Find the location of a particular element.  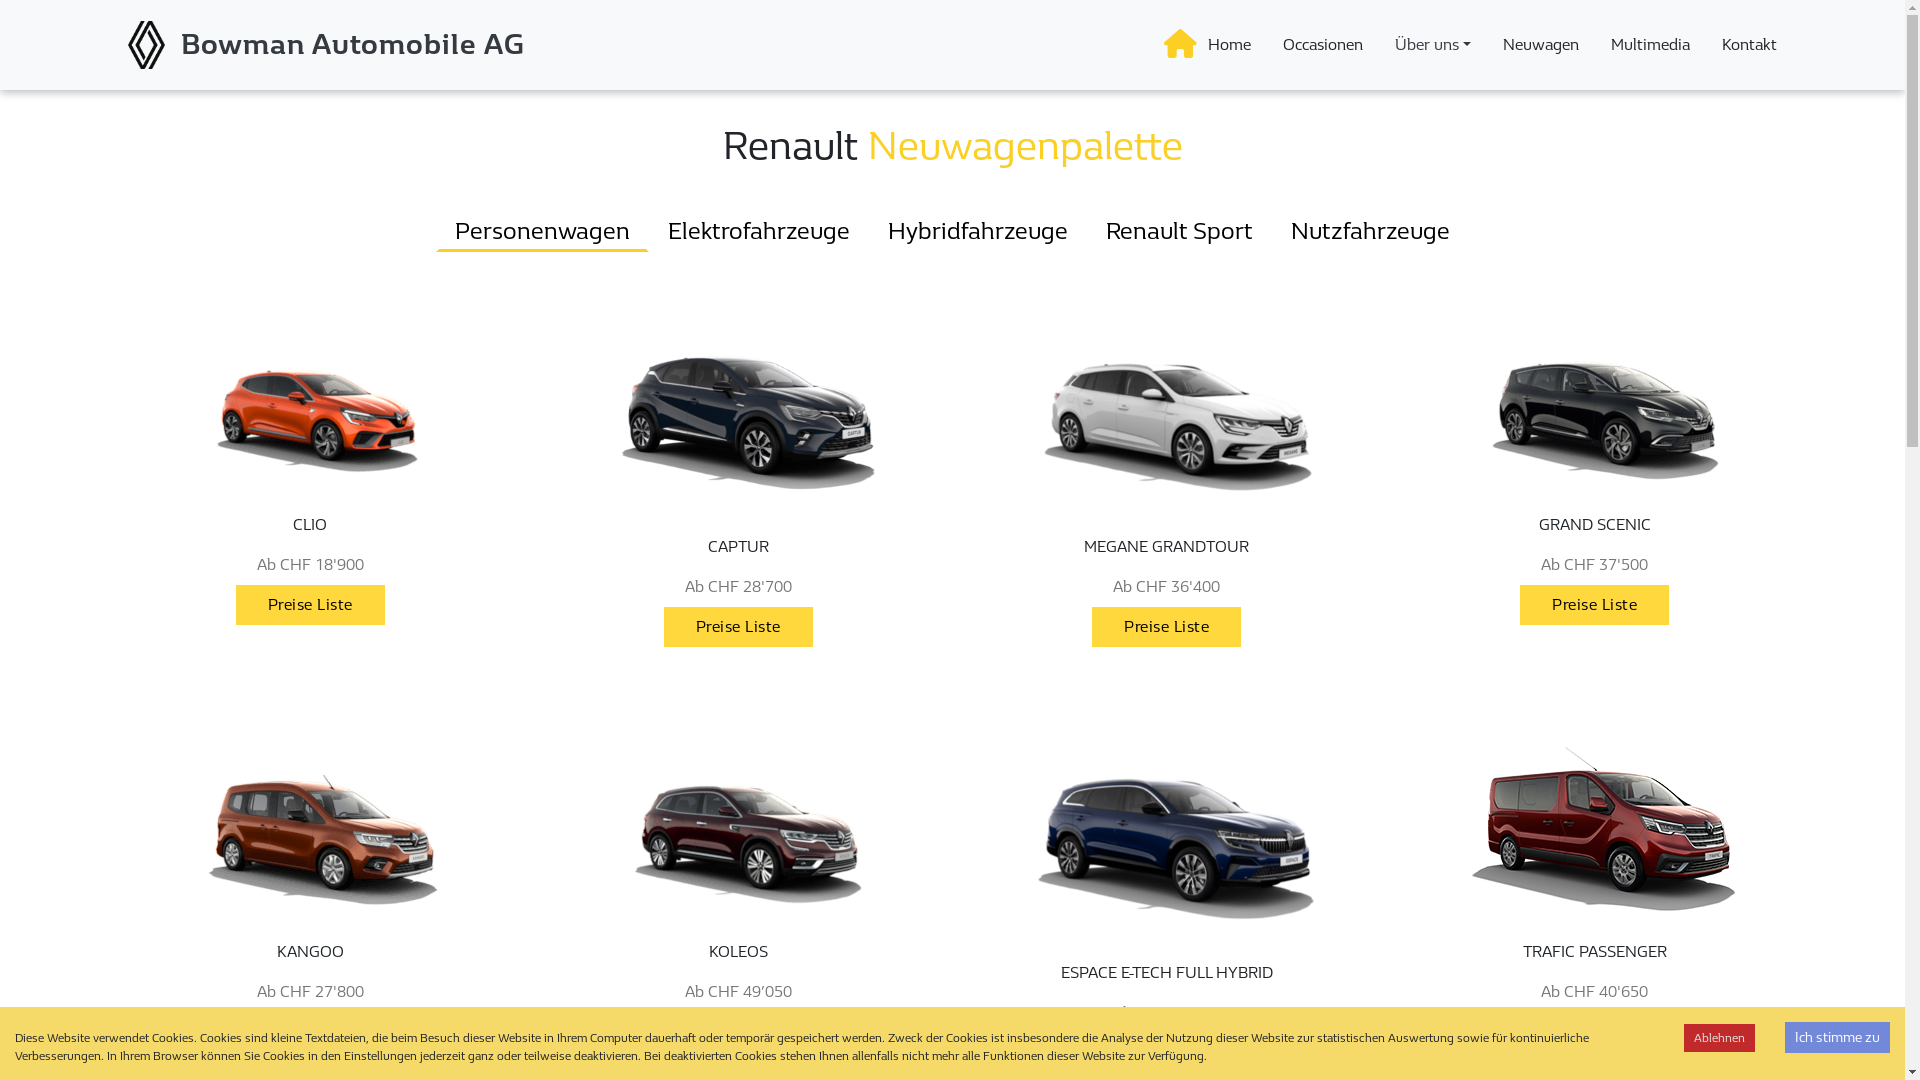

'Preise Liste' is located at coordinates (663, 1031).